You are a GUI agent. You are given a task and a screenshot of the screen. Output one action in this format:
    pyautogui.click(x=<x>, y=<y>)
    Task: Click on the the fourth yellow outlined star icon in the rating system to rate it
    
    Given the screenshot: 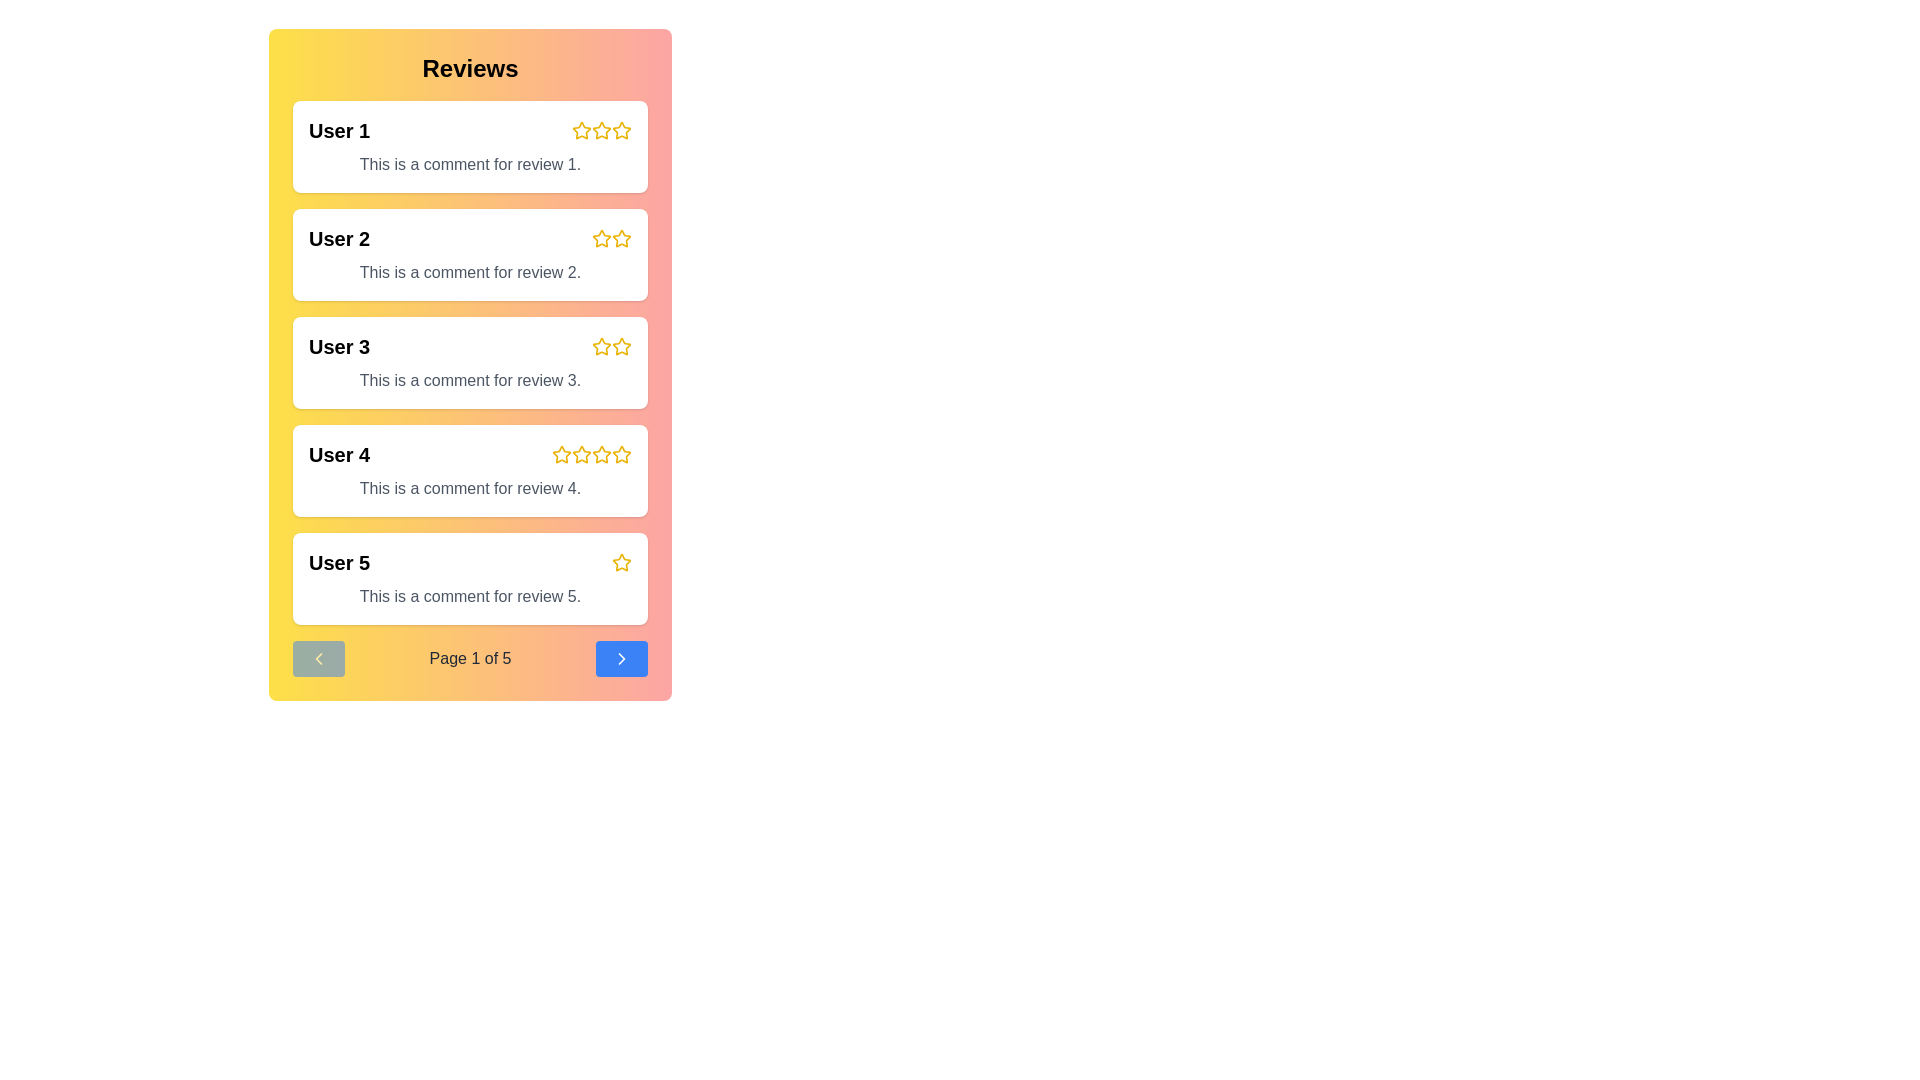 What is the action you would take?
    pyautogui.click(x=600, y=454)
    